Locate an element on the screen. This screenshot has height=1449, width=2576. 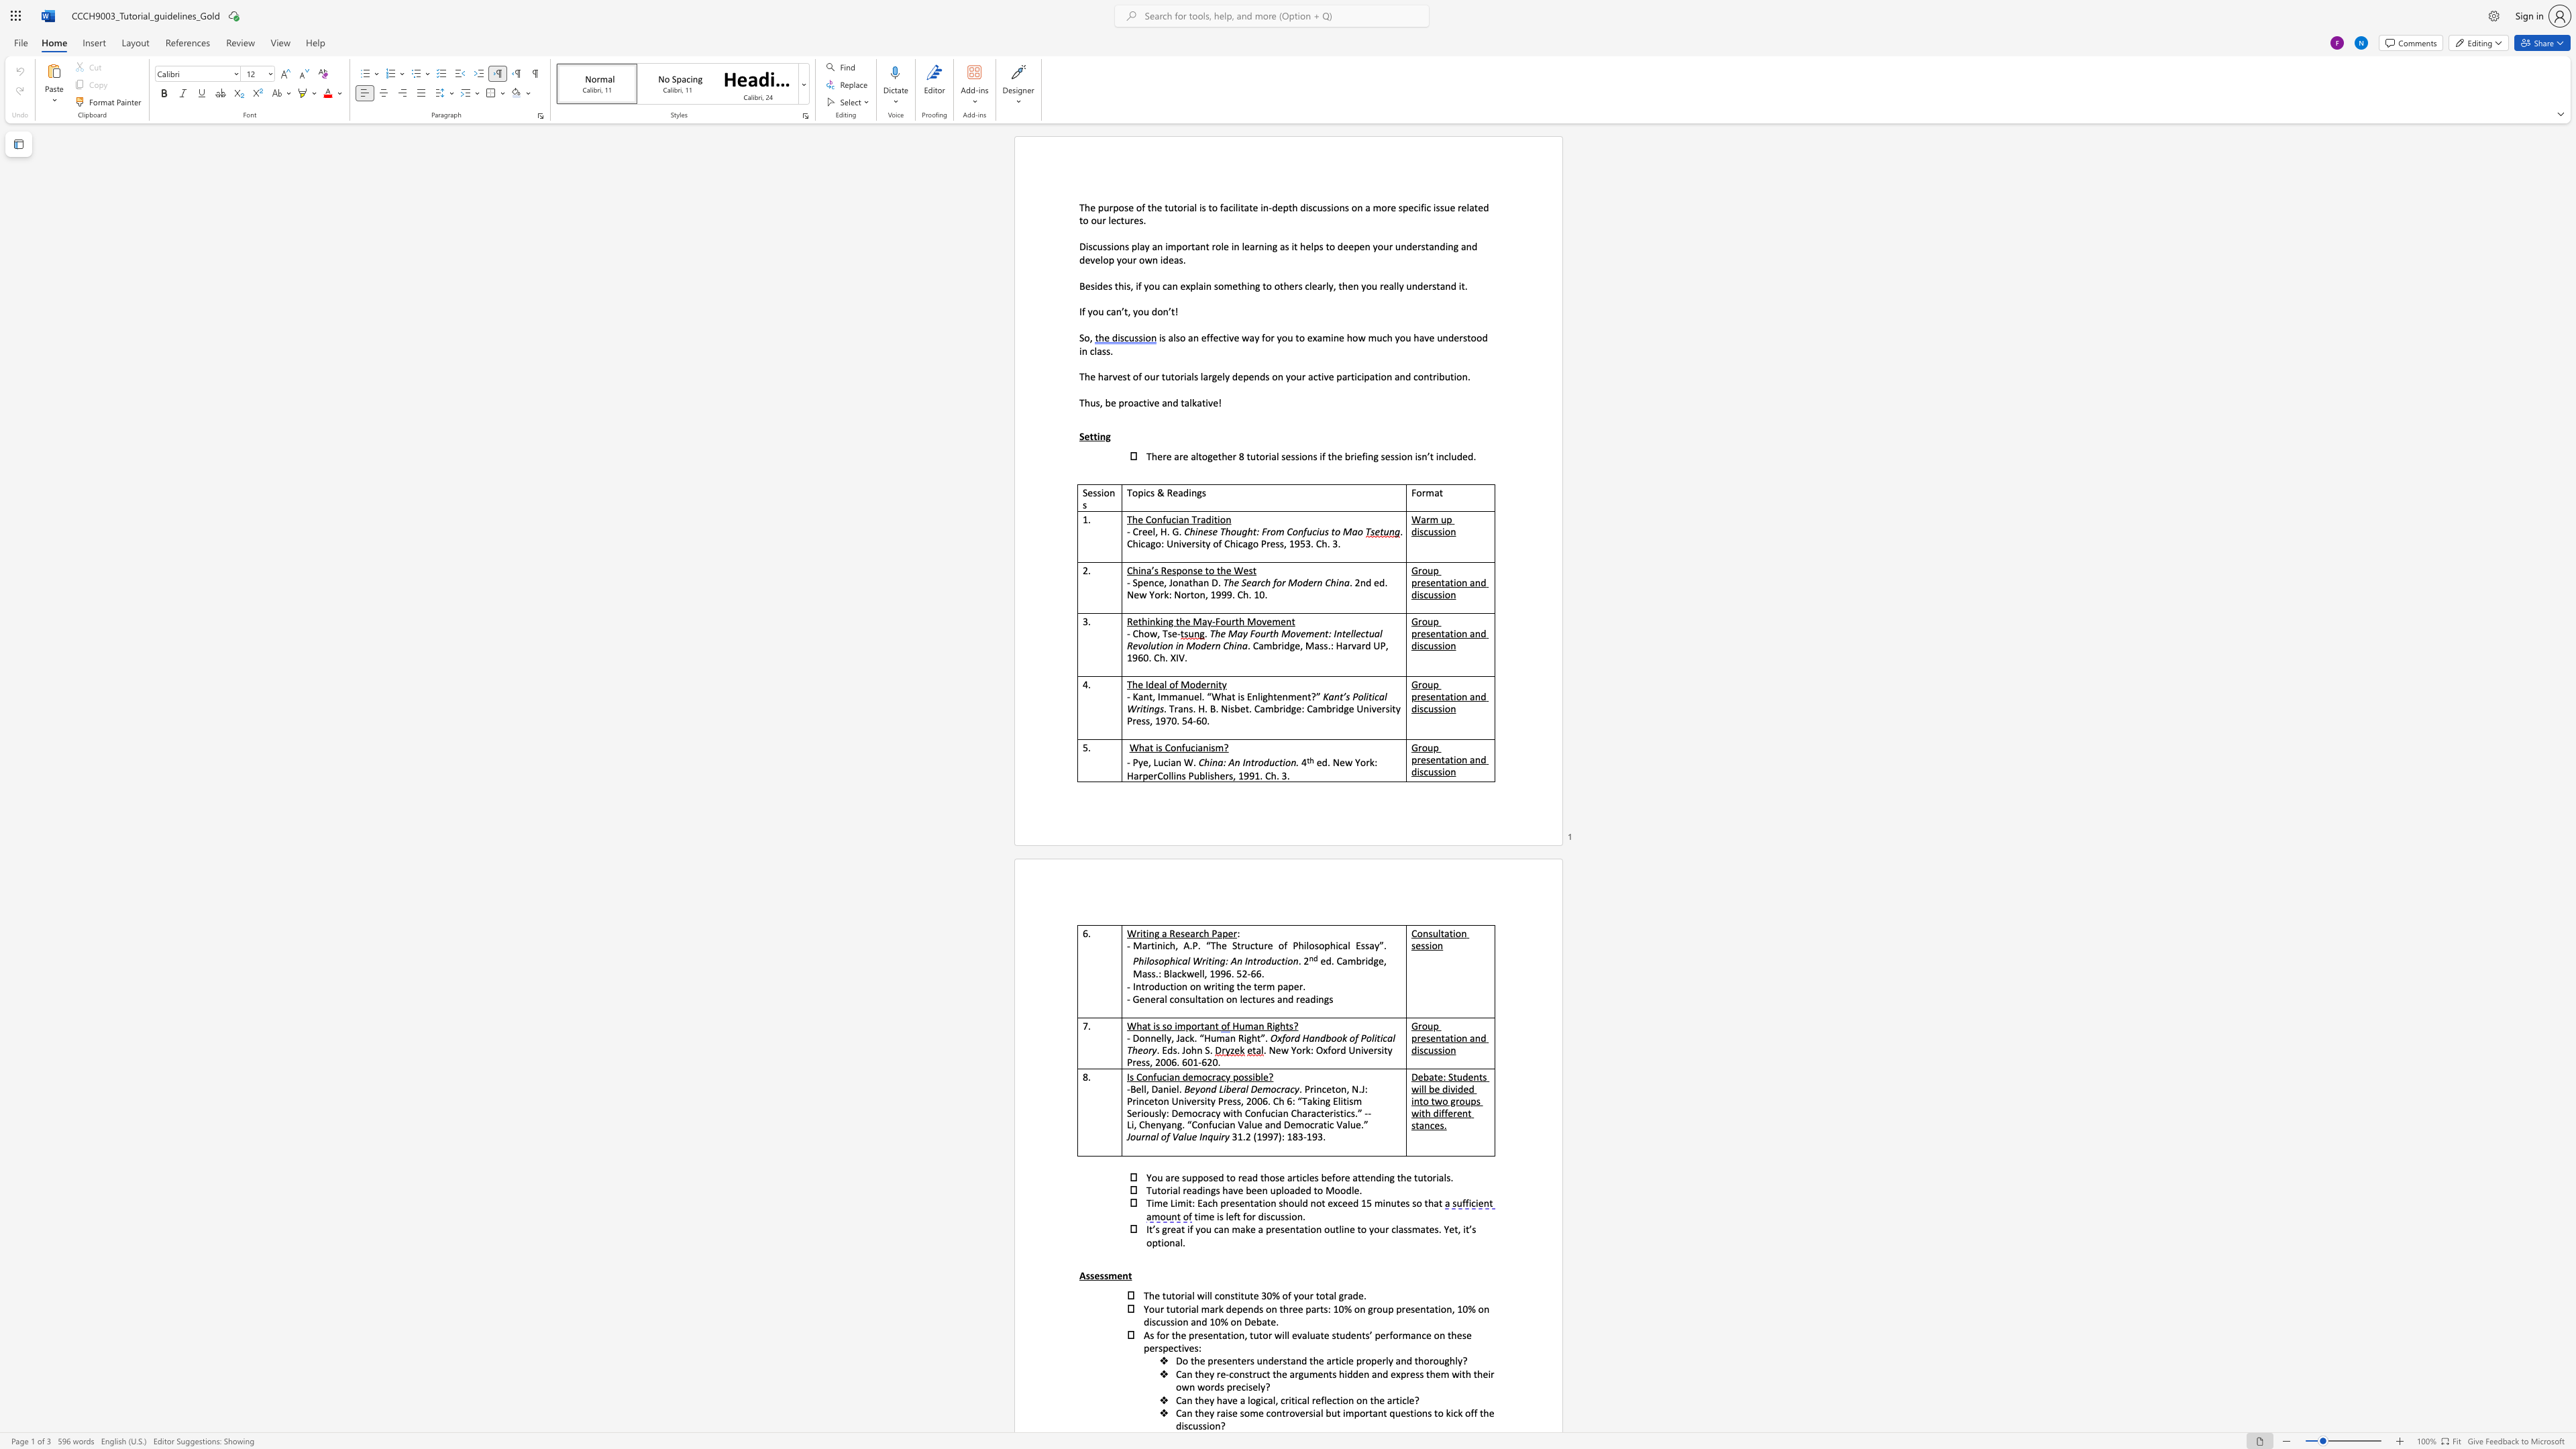
the subset text "Pape" within the text "a Research Paper" is located at coordinates (1211, 933).